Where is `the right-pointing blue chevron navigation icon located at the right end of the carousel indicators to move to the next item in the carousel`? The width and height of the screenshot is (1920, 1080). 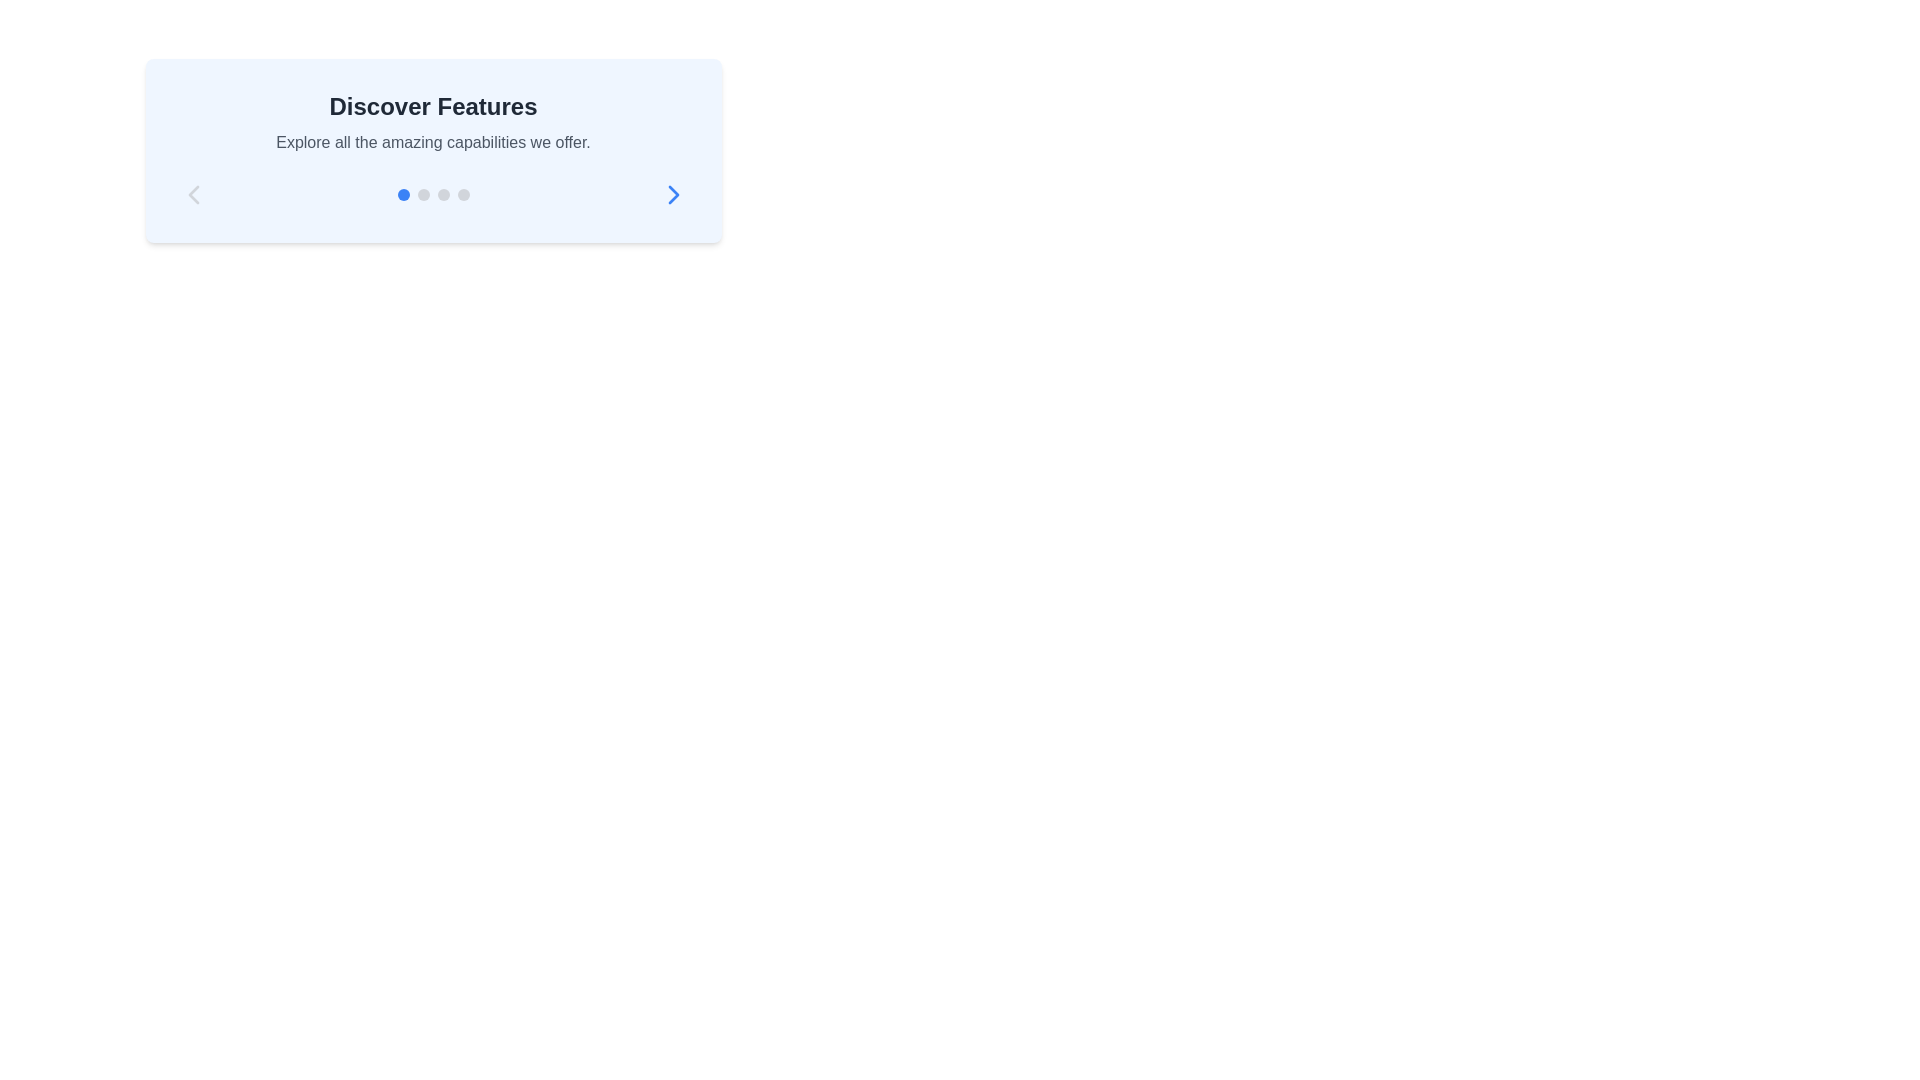 the right-pointing blue chevron navigation icon located at the right end of the carousel indicators to move to the next item in the carousel is located at coordinates (673, 195).